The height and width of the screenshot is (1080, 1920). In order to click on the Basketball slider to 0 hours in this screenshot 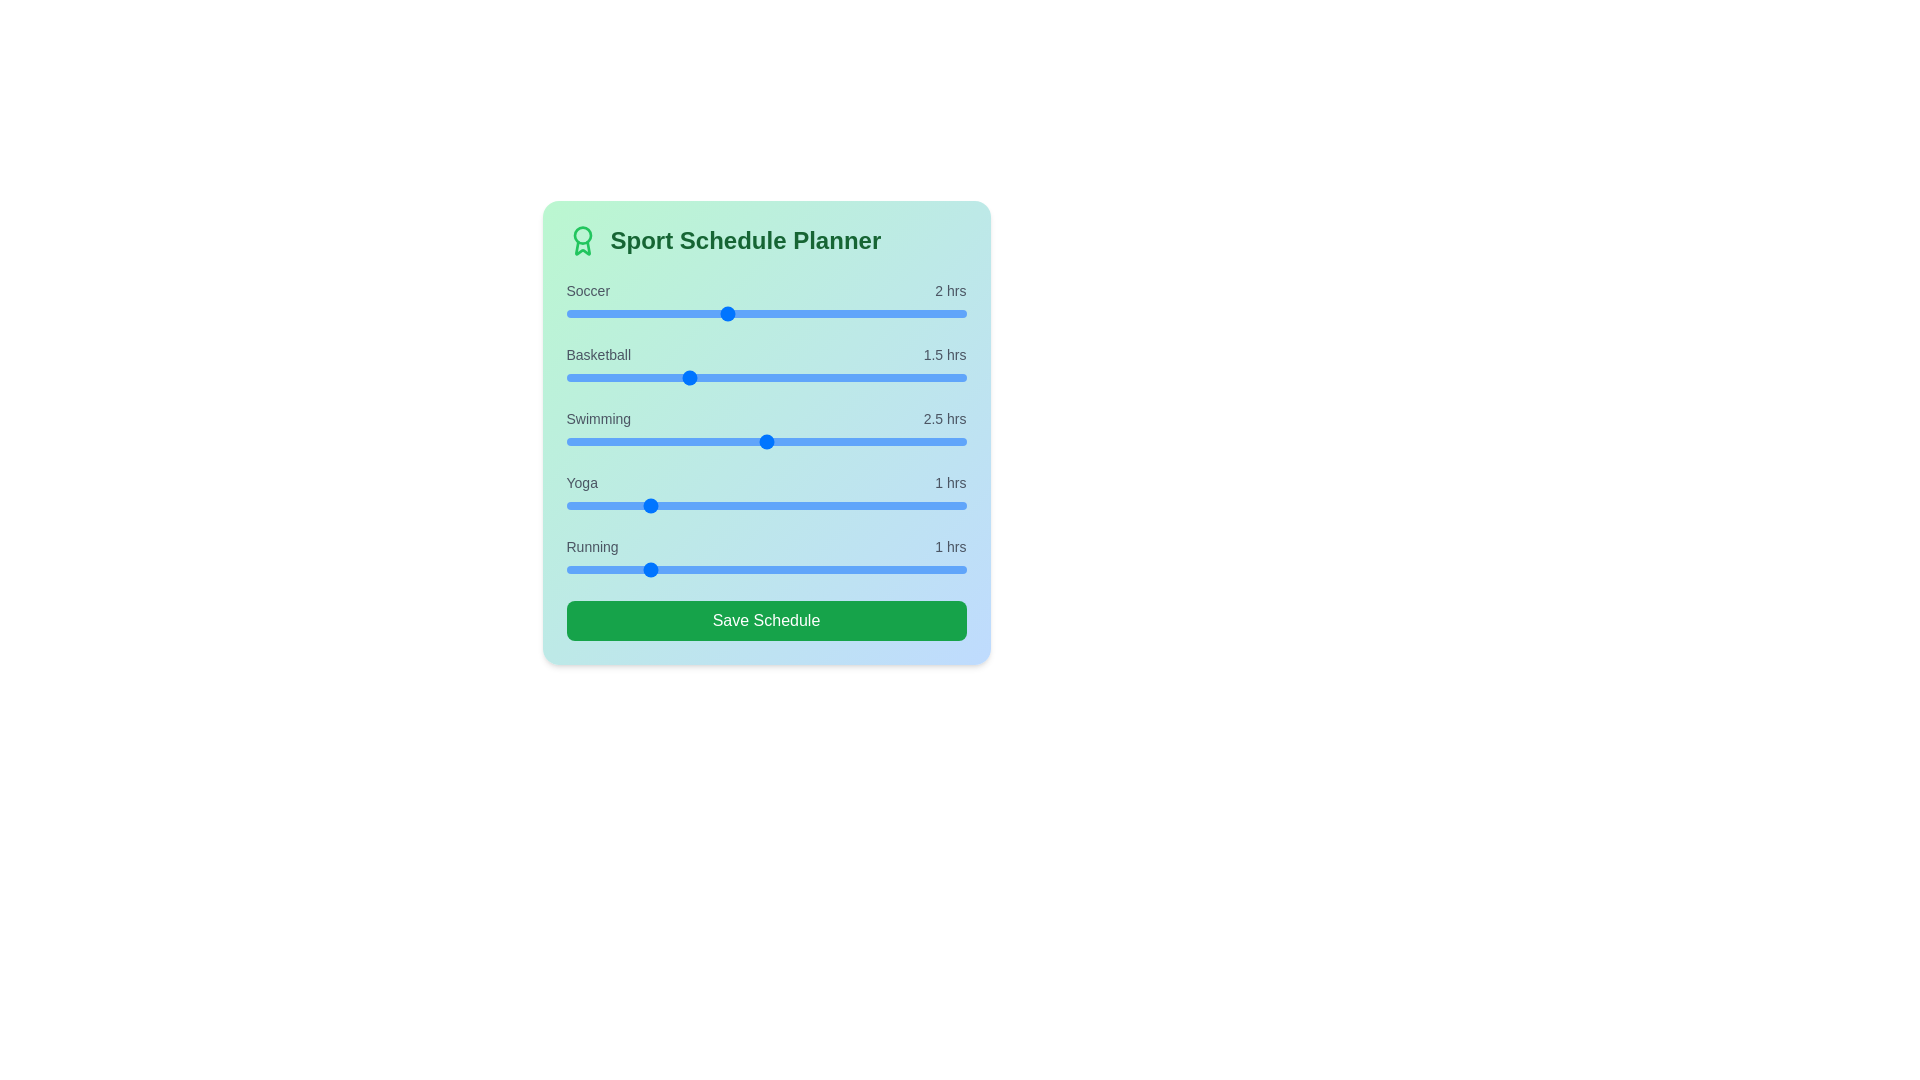, I will do `click(565, 378)`.